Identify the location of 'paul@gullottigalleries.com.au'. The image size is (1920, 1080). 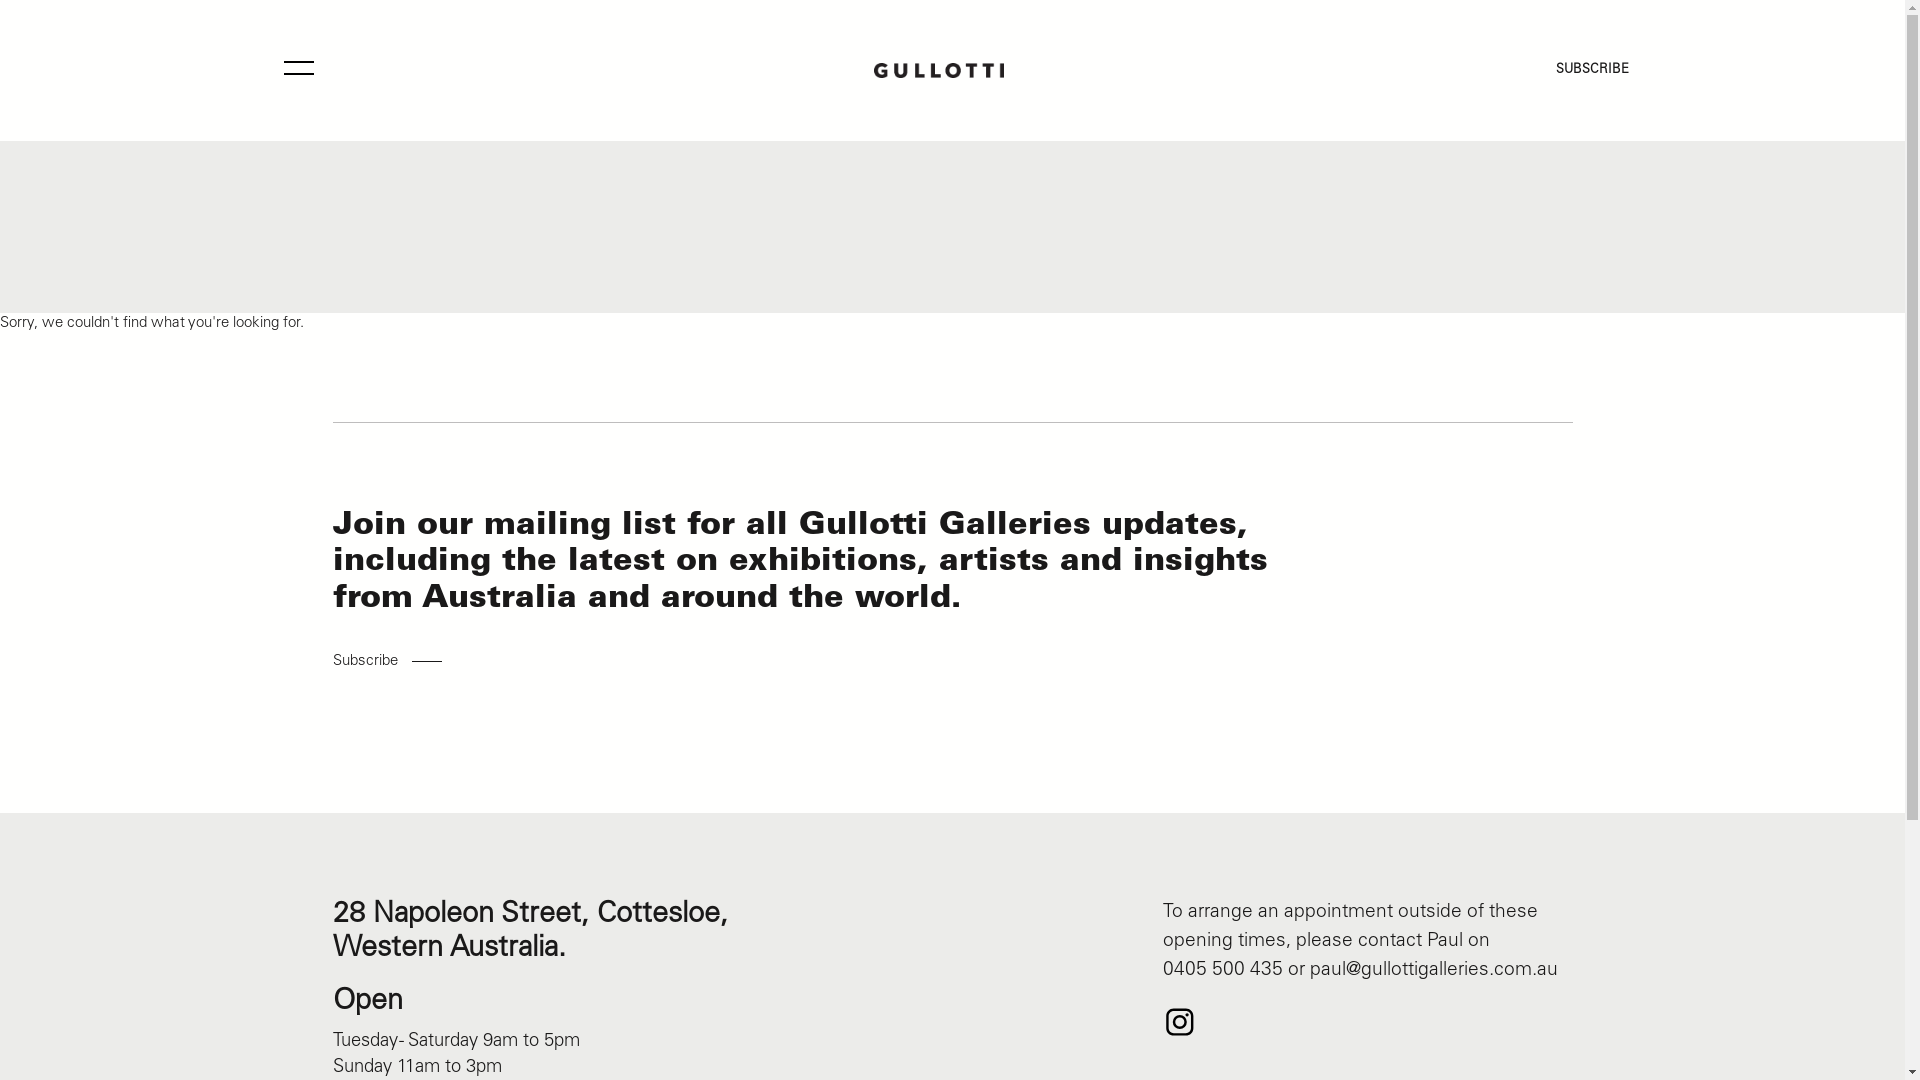
(1310, 969).